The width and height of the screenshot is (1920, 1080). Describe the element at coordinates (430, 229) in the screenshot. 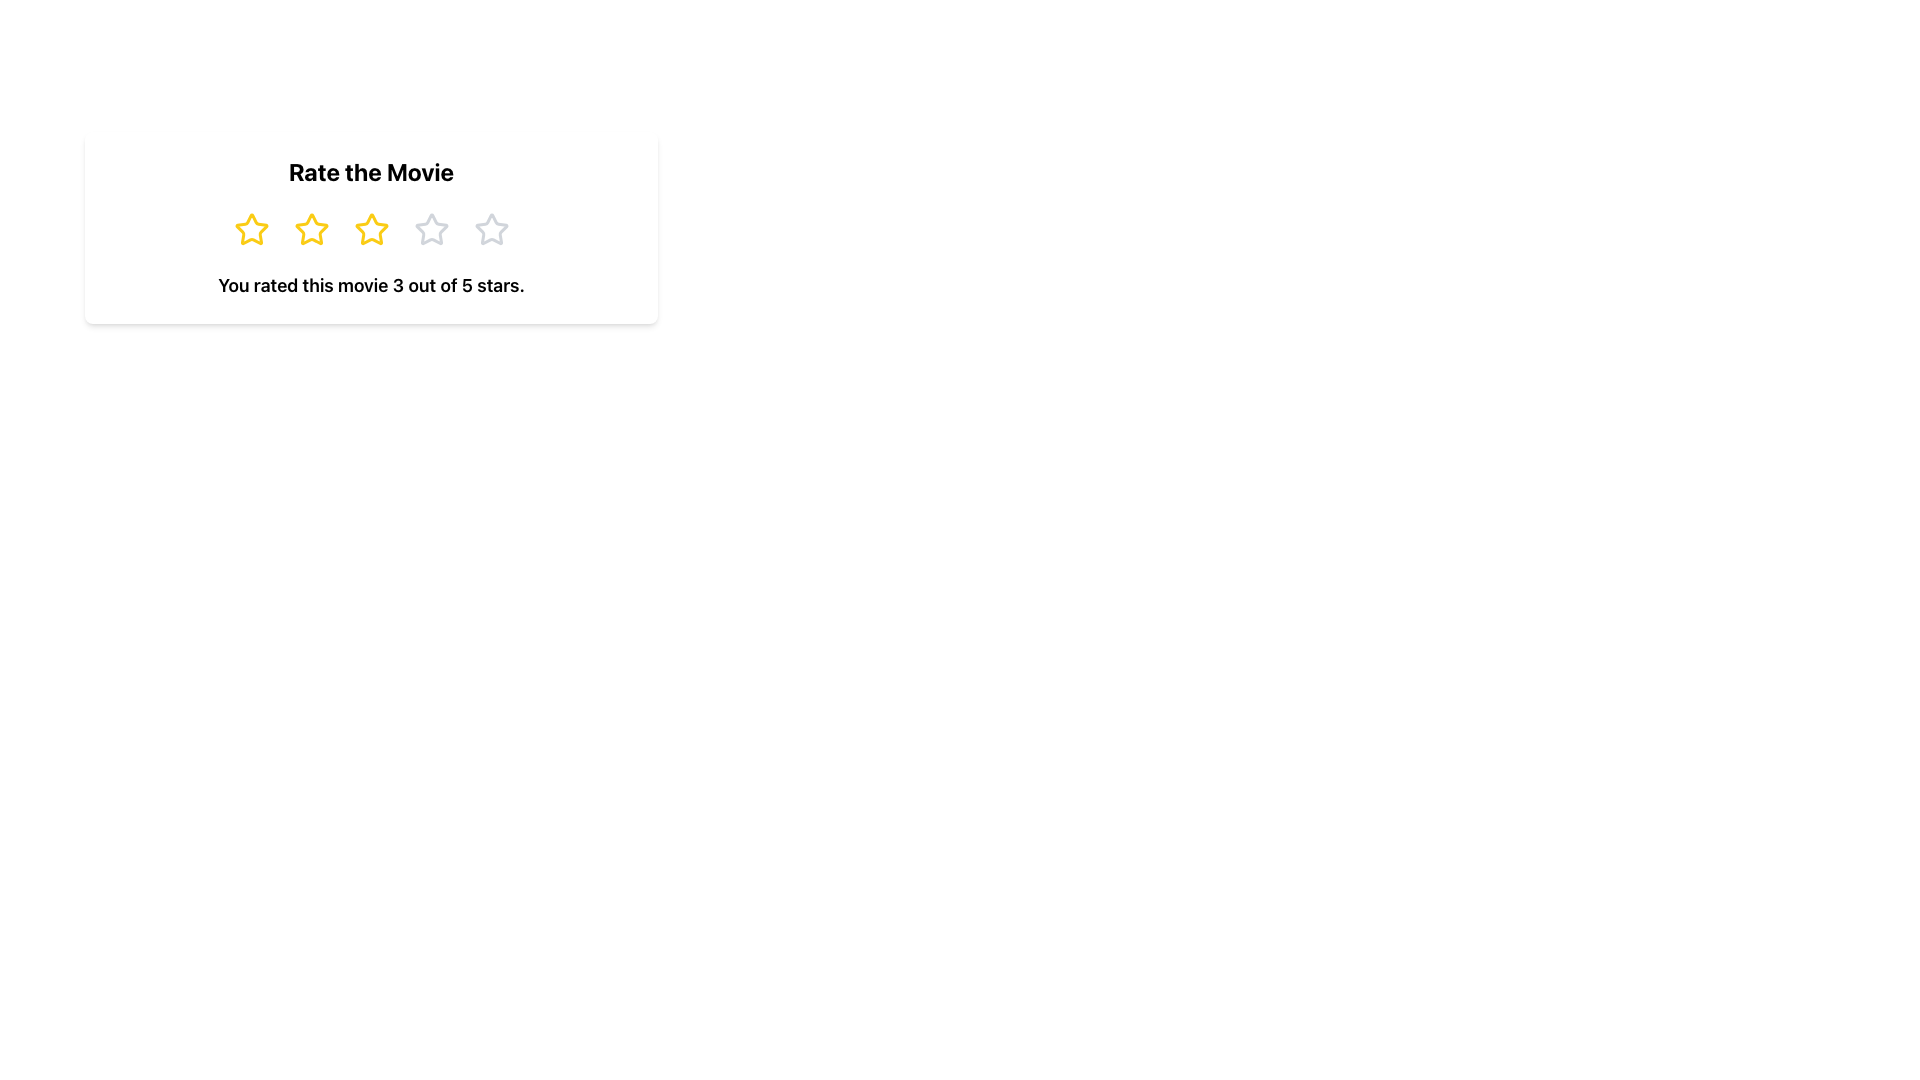

I see `the fourth star icon` at that location.